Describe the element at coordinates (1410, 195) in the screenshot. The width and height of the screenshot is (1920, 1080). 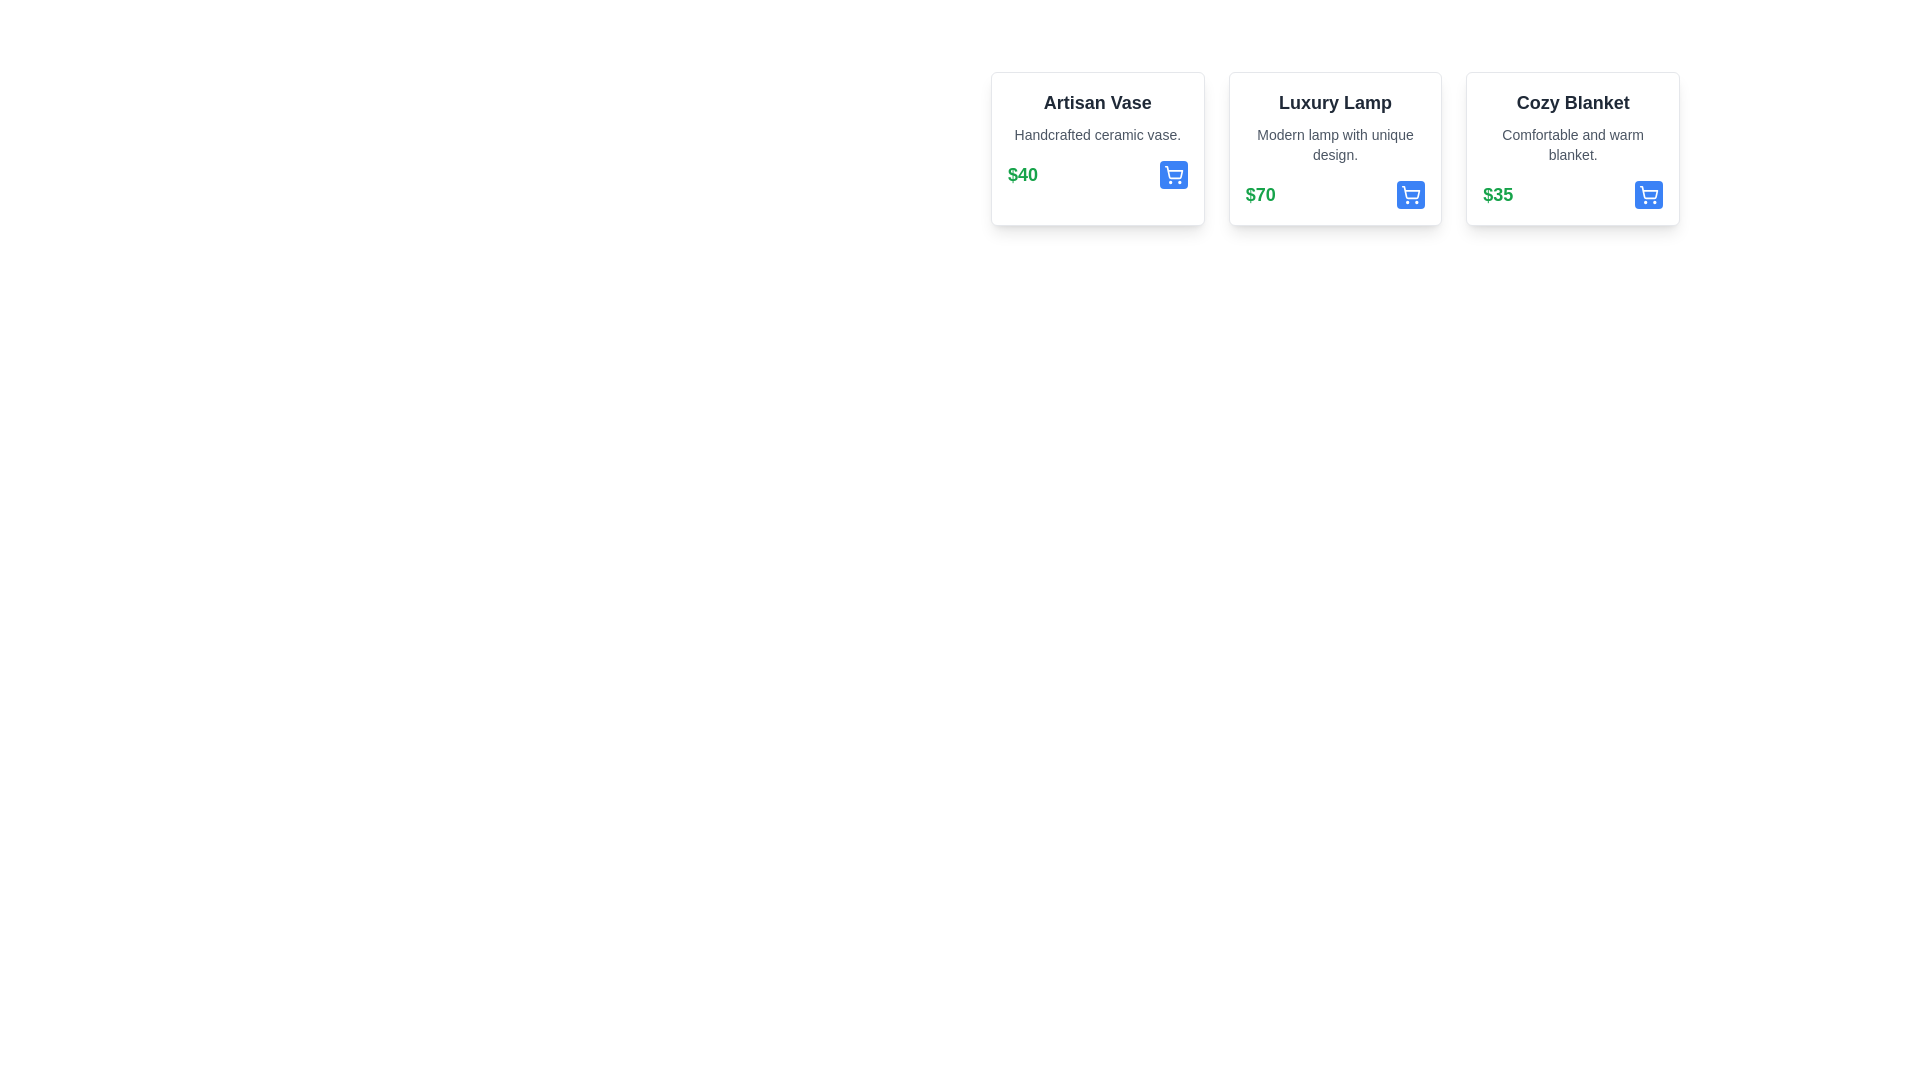
I see `the interactive button that allows users to add the 'Luxury Lamp' to their shopping cart` at that location.